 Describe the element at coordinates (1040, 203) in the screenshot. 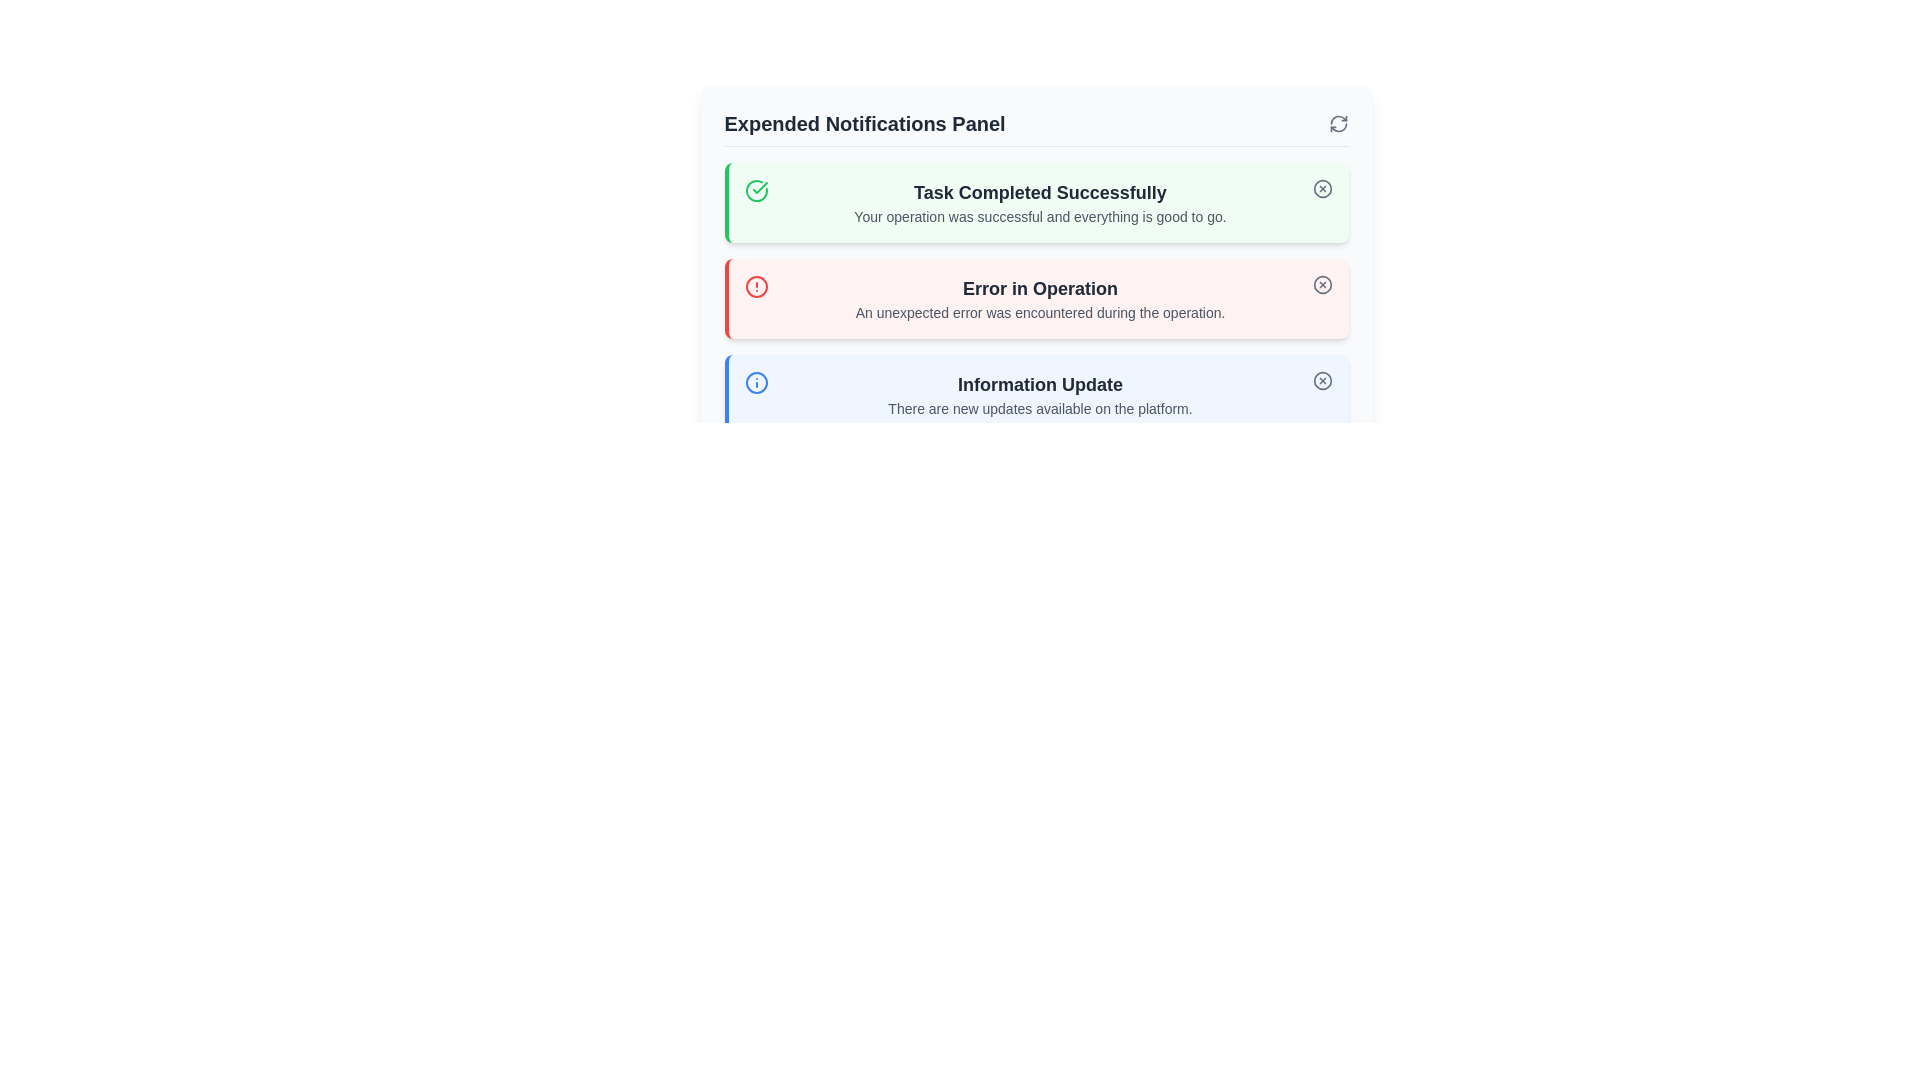

I see `headline 'Task Completed Successfully' and the description 'Your operation was successful and everything is good to go.' from the notification block element located at the center of the panel` at that location.